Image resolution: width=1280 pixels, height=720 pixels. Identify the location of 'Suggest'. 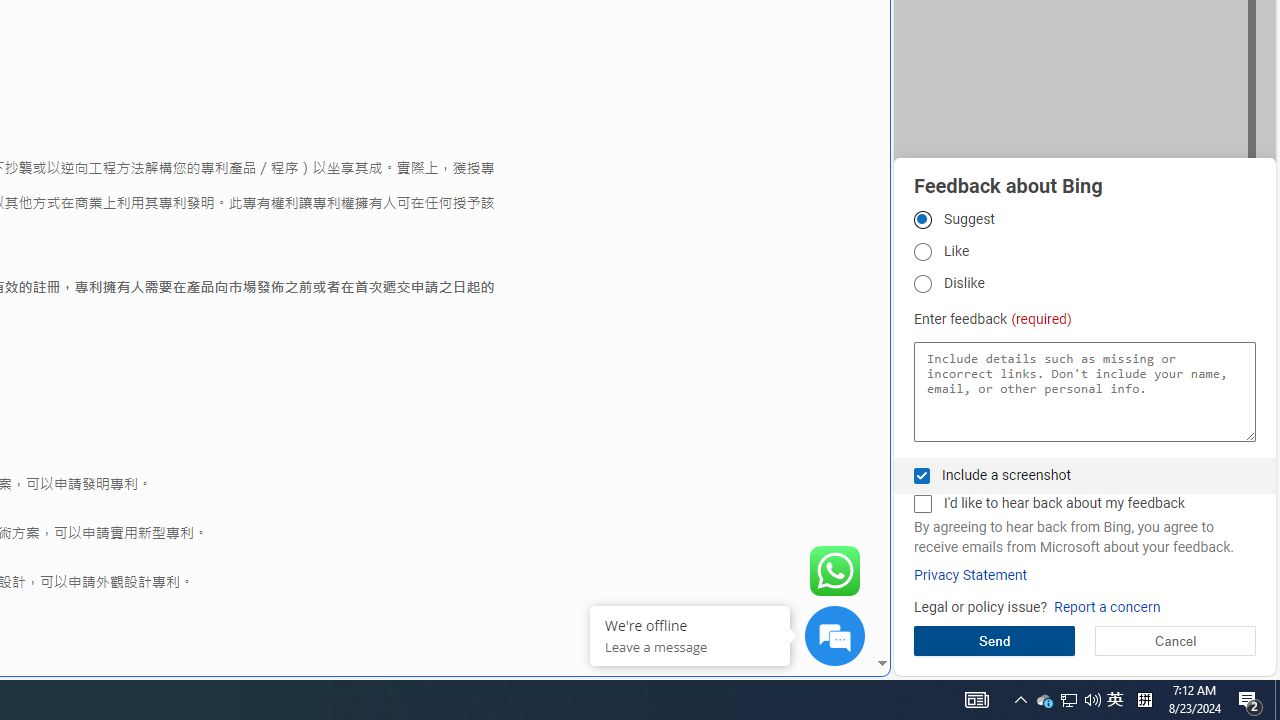
(921, 219).